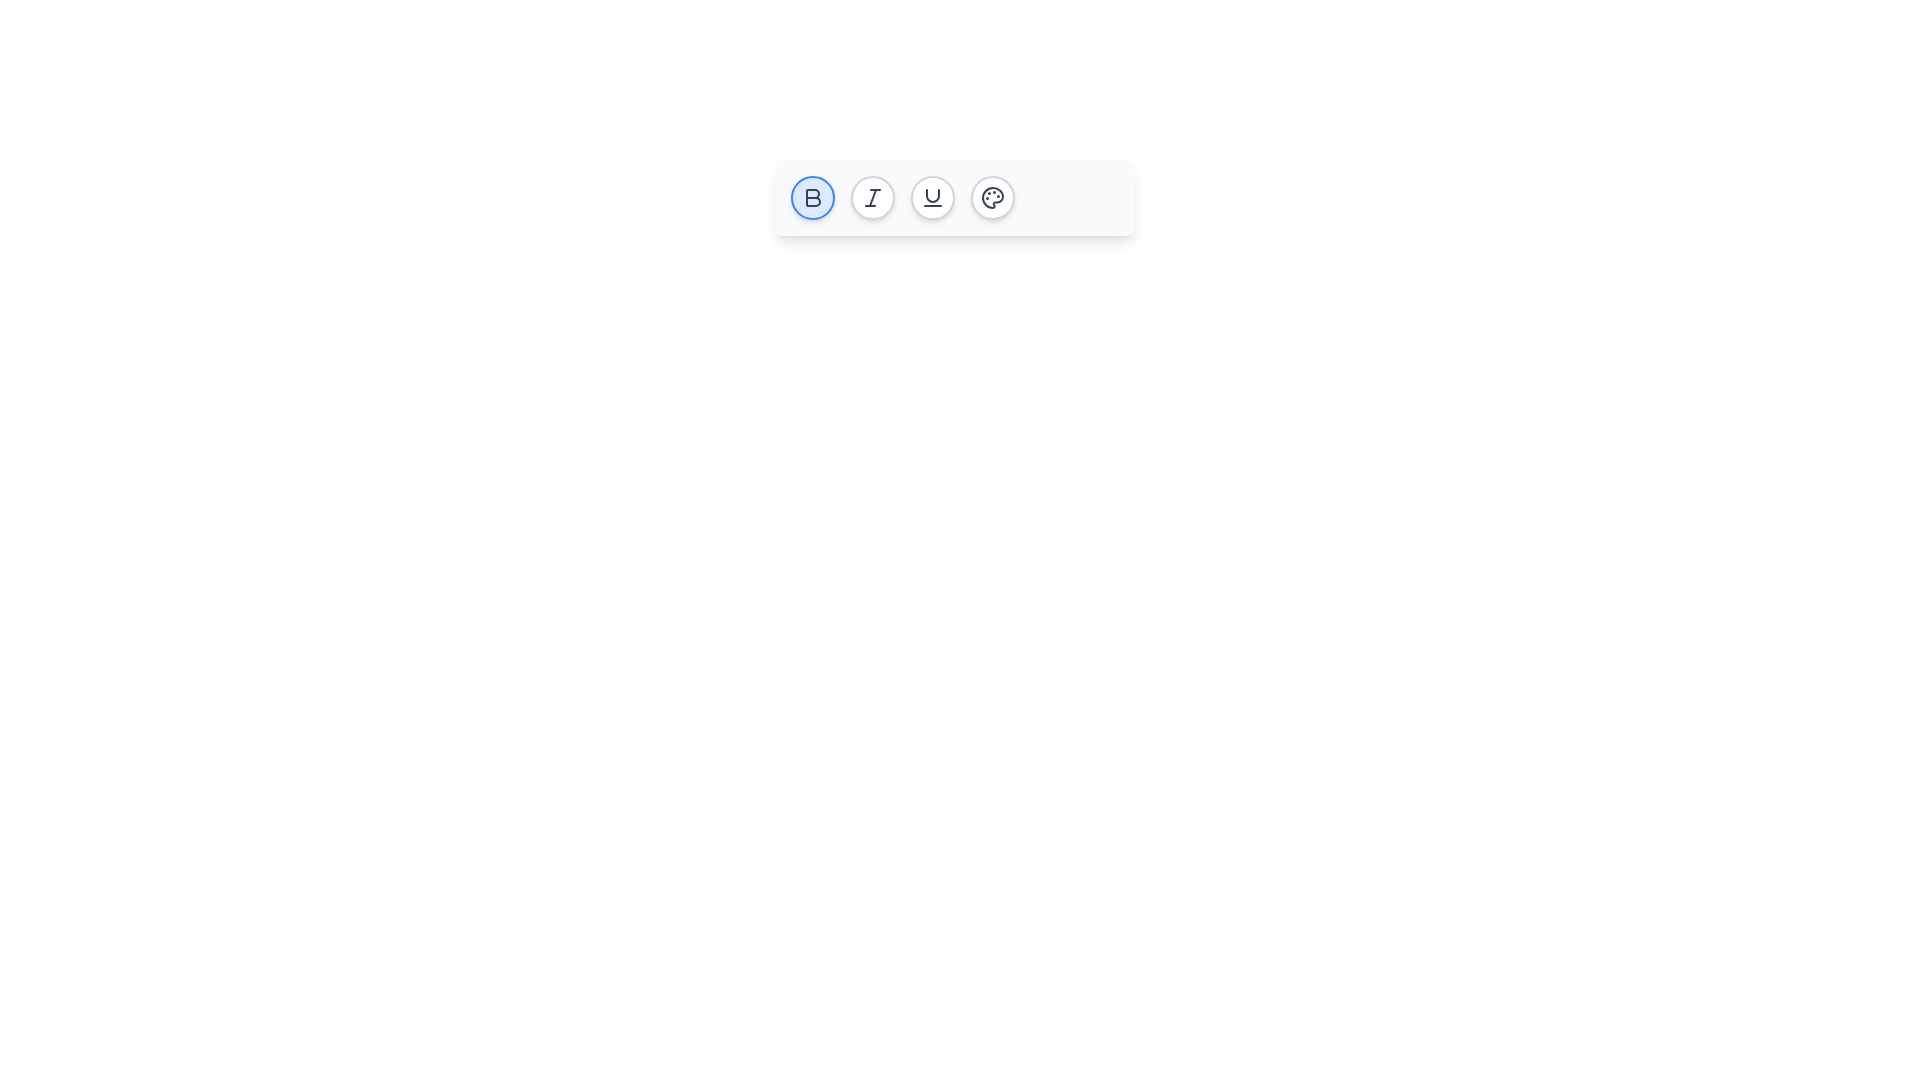  Describe the element at coordinates (931, 197) in the screenshot. I see `the underlining formatting button, which is the third icon from the left in a toolbar` at that location.